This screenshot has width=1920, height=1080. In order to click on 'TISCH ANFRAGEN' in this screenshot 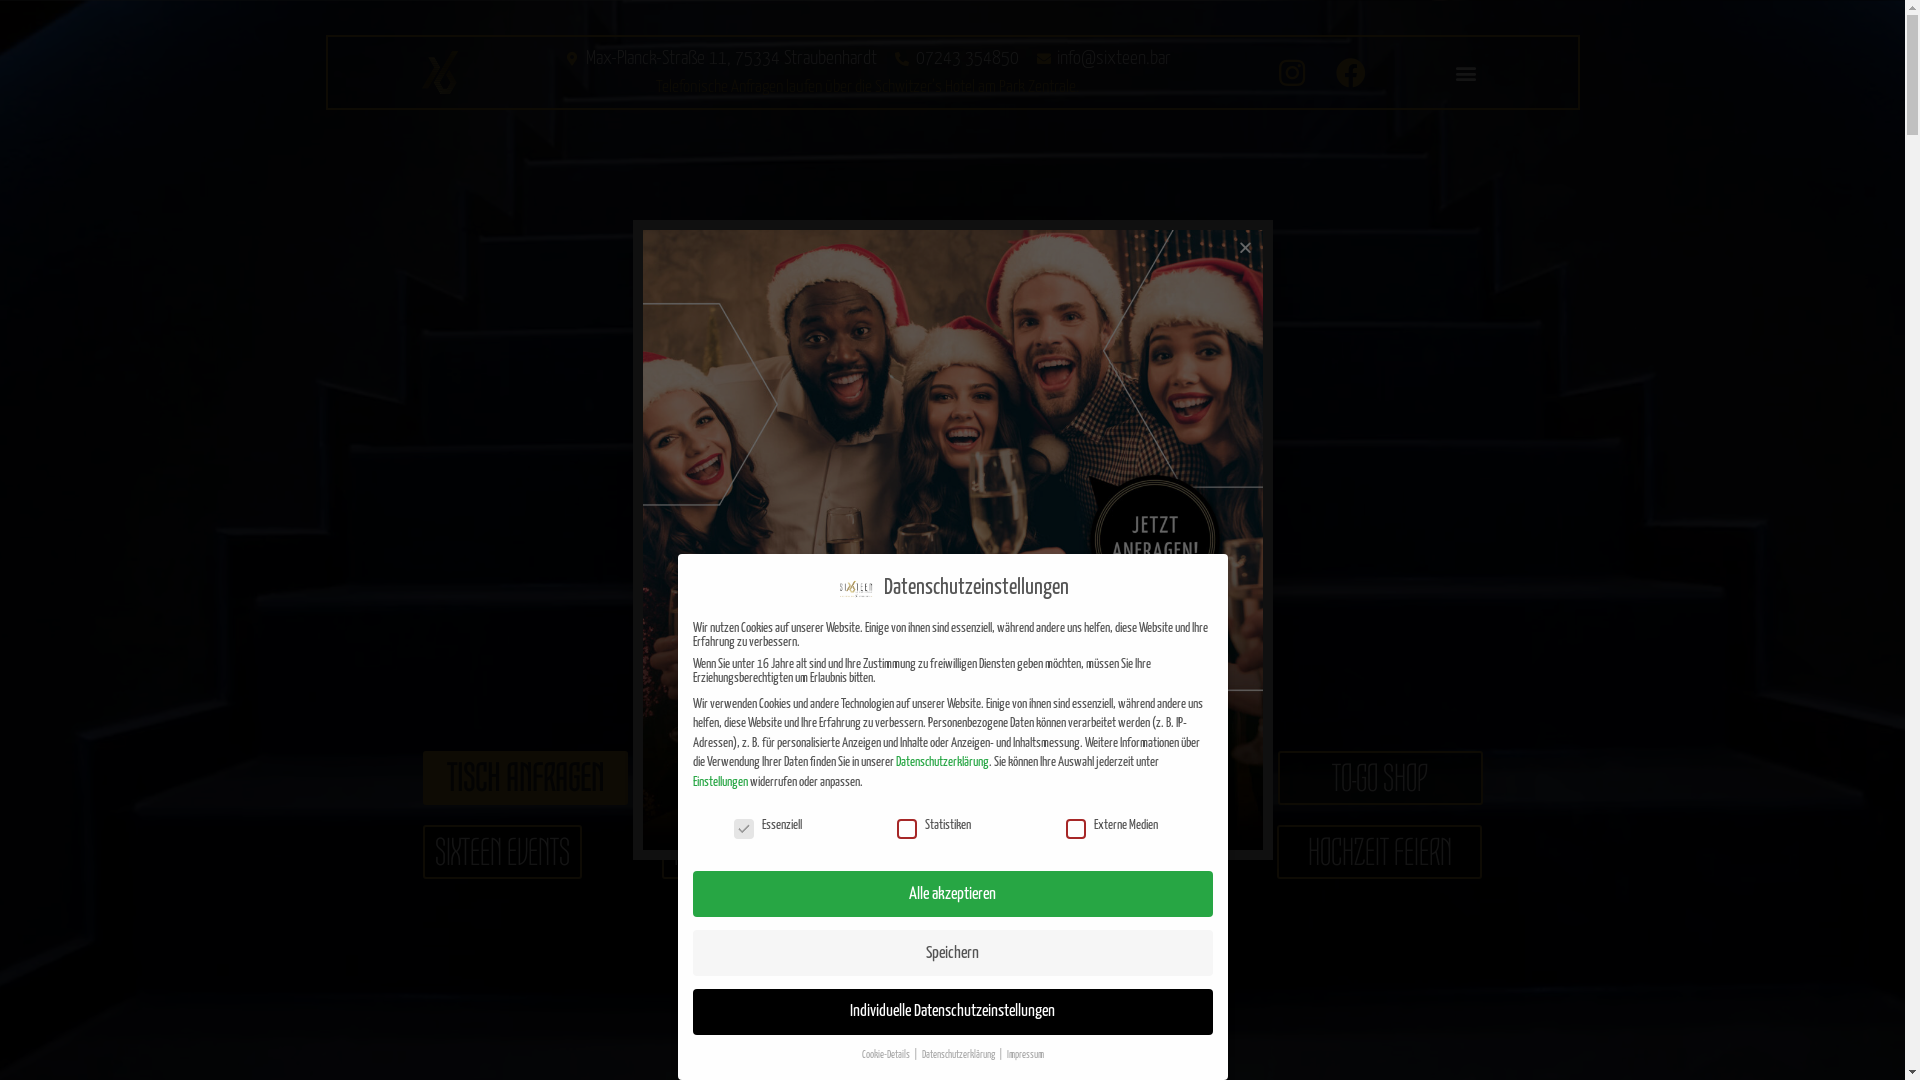, I will do `click(524, 777)`.